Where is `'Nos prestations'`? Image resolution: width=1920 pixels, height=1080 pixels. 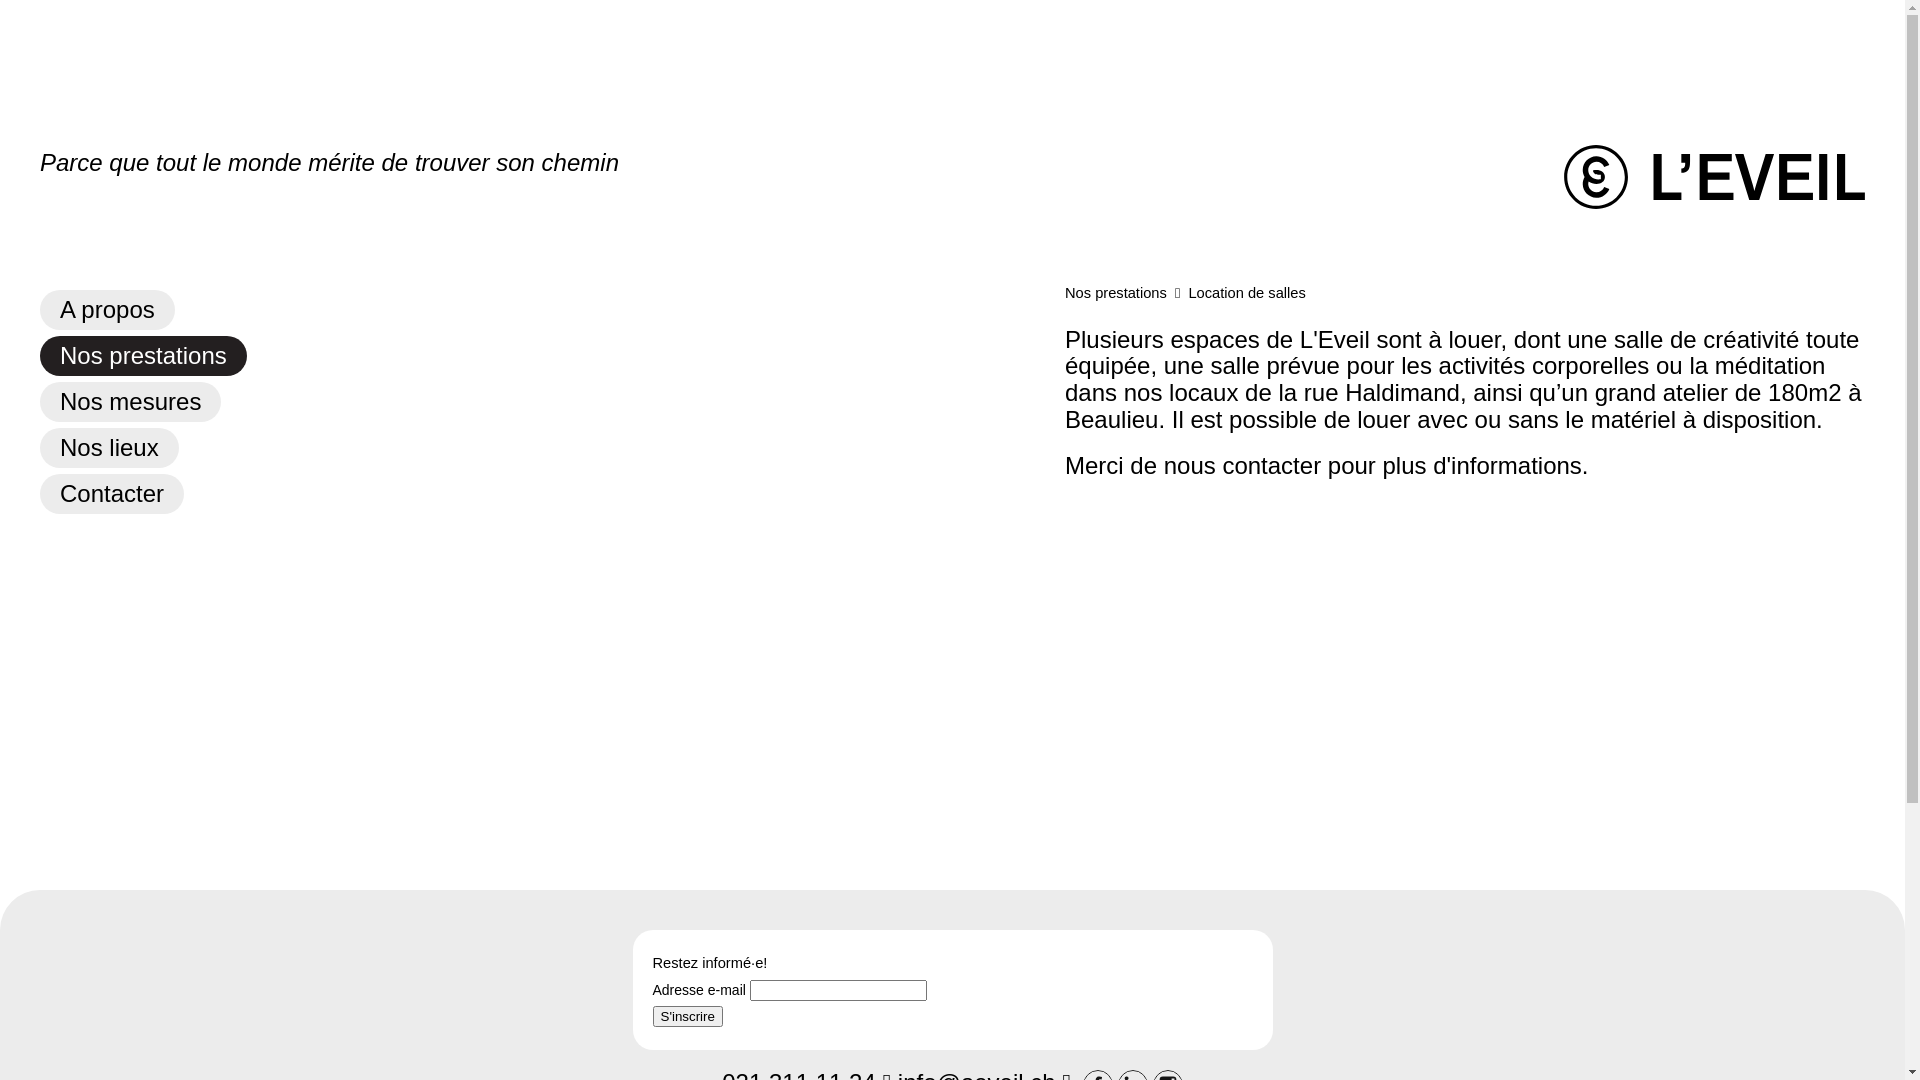
'Nos prestations' is located at coordinates (1115, 293).